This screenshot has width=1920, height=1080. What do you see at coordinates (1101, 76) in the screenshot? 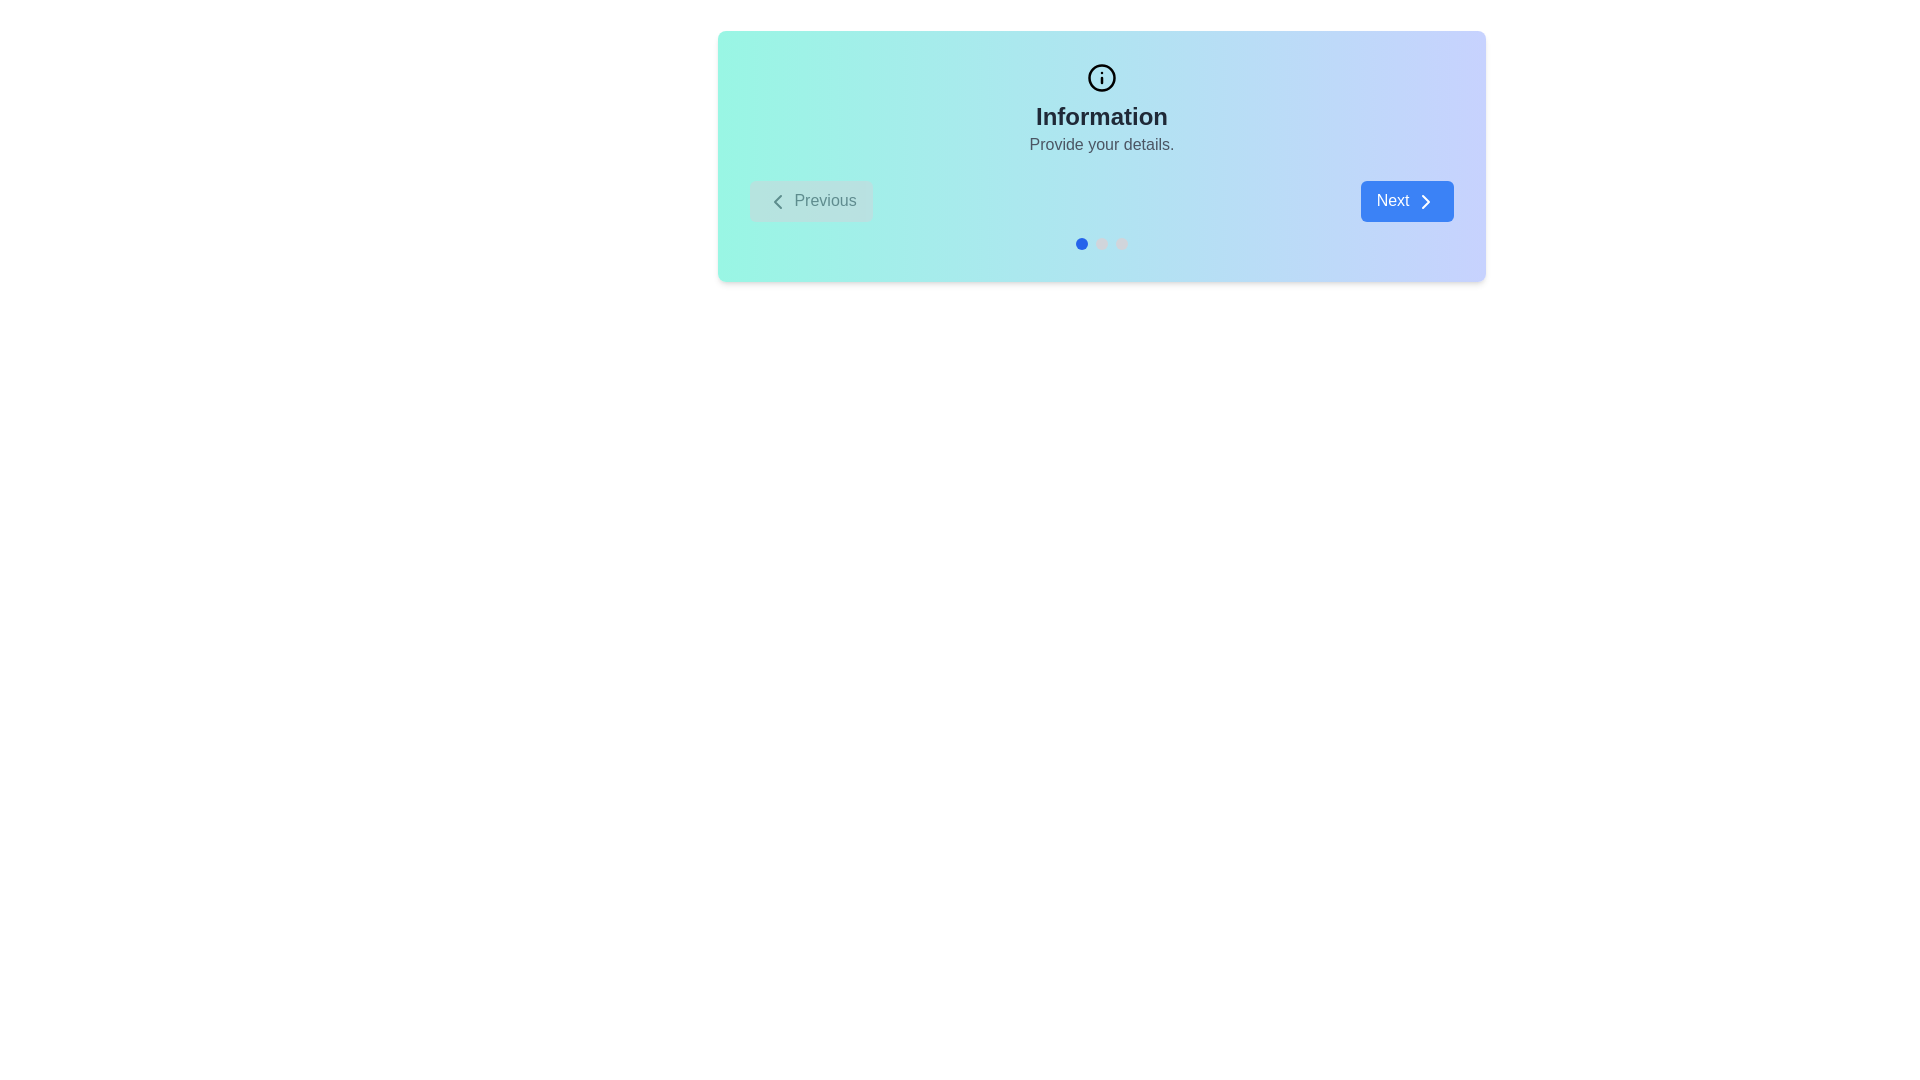
I see `the icon representing the current step and observe its details` at bounding box center [1101, 76].